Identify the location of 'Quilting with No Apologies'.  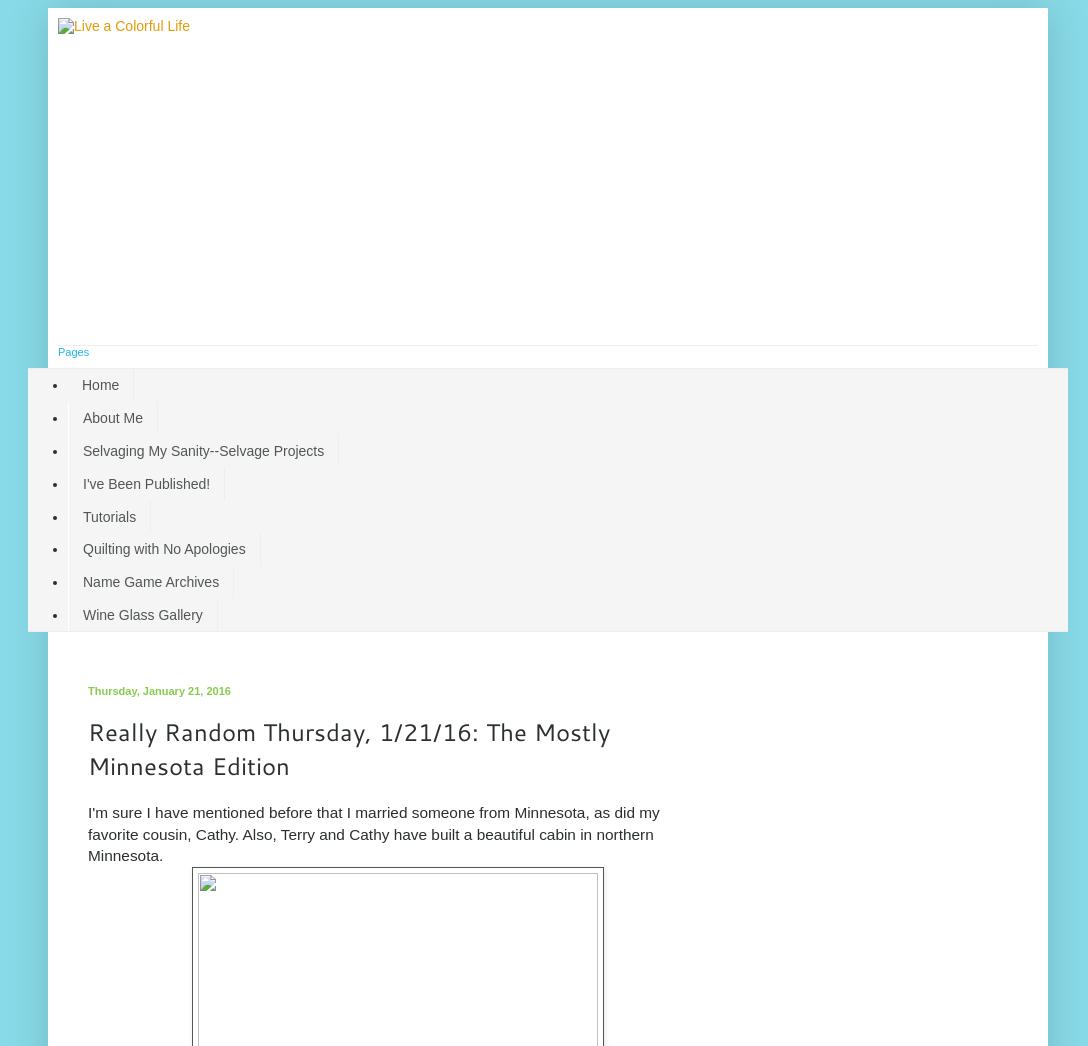
(162, 548).